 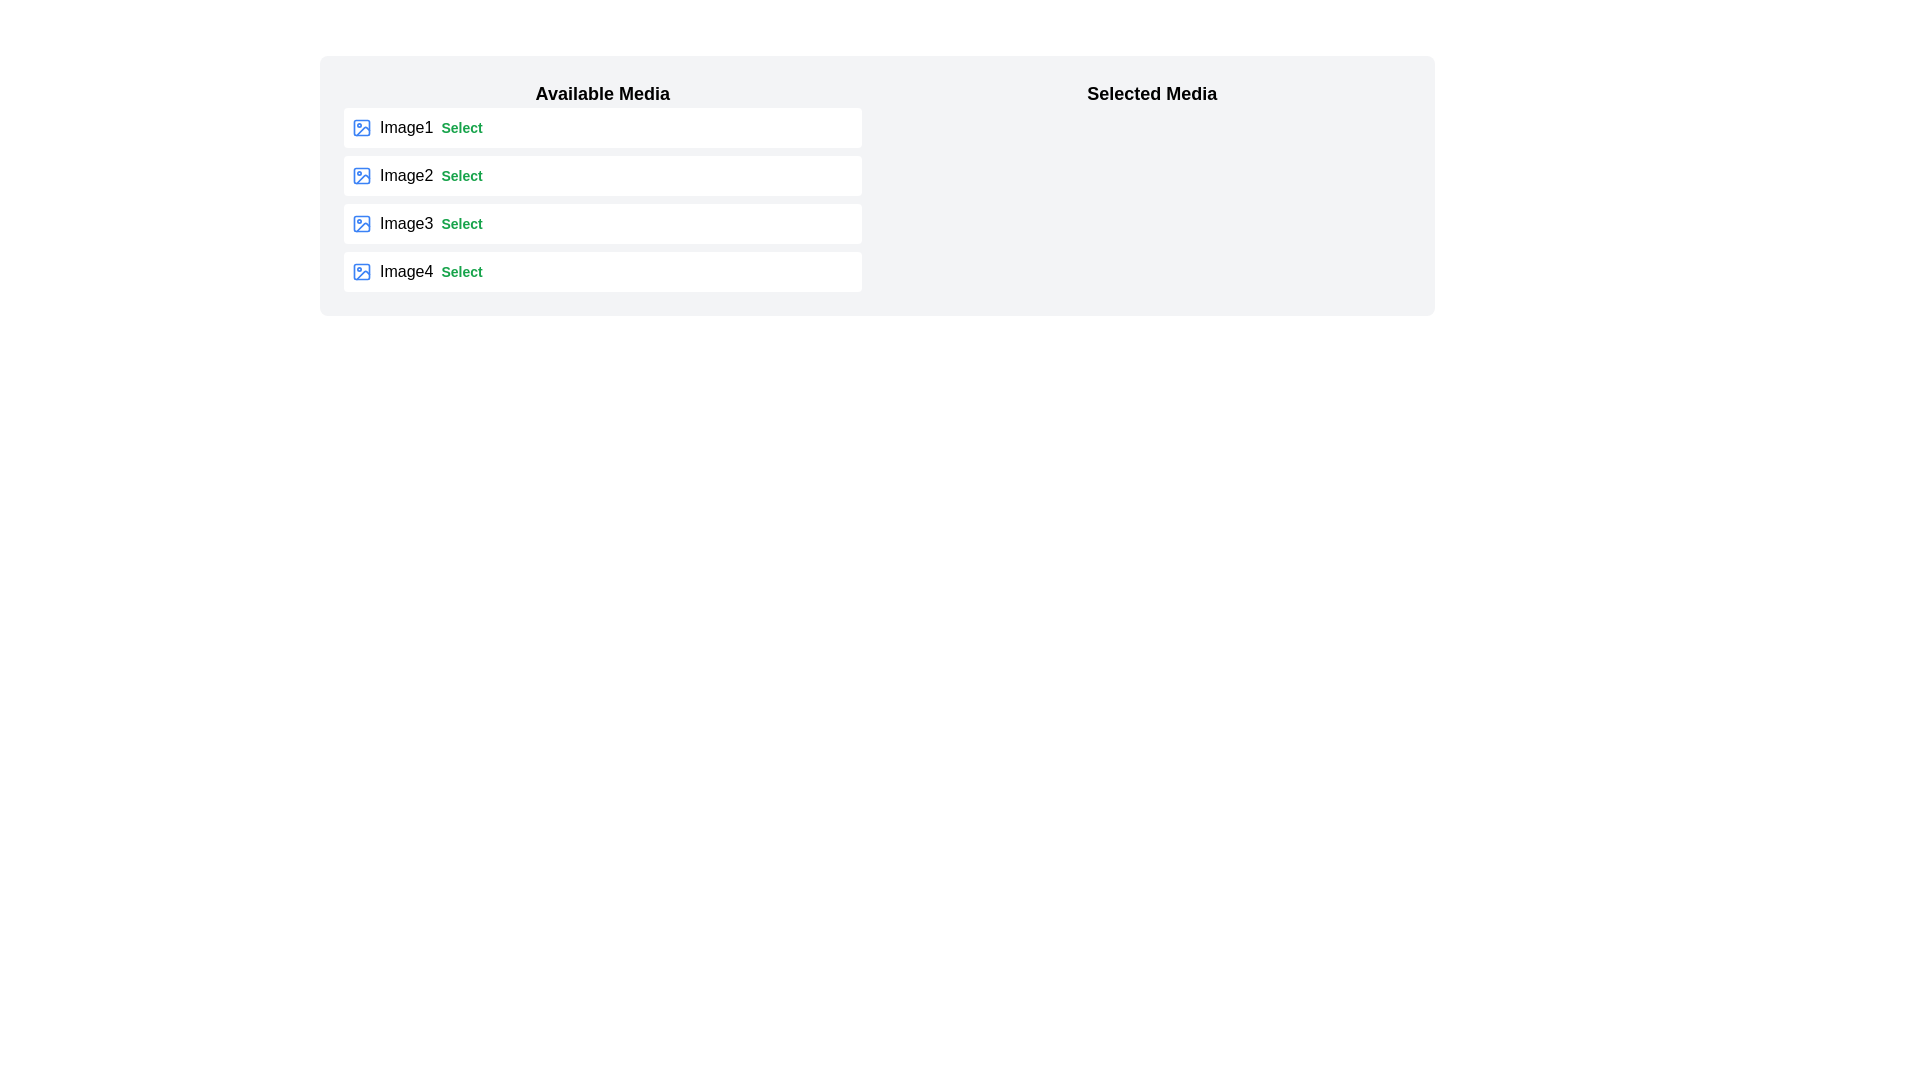 I want to click on the icon representing a media item in the 'Available Media' section, located next to the label 'Image3', so click(x=361, y=223).